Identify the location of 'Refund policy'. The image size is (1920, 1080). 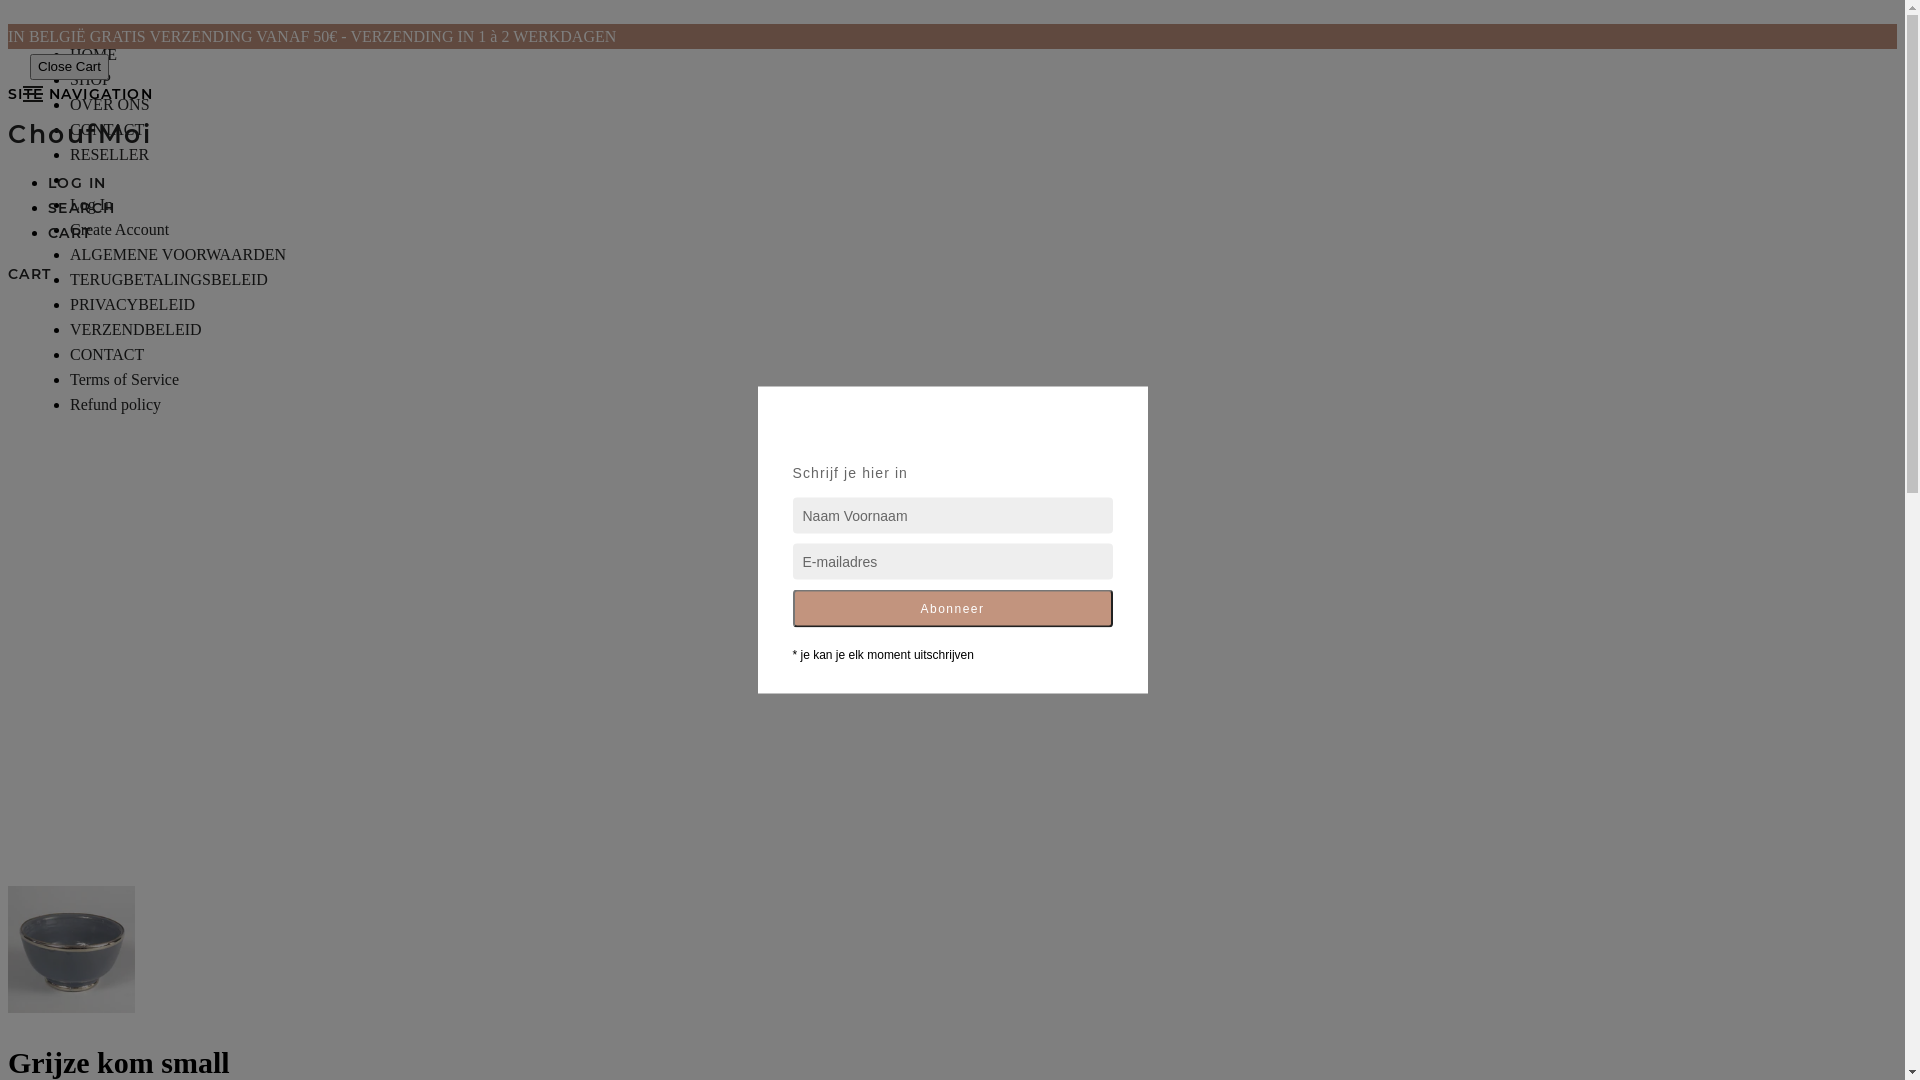
(114, 404).